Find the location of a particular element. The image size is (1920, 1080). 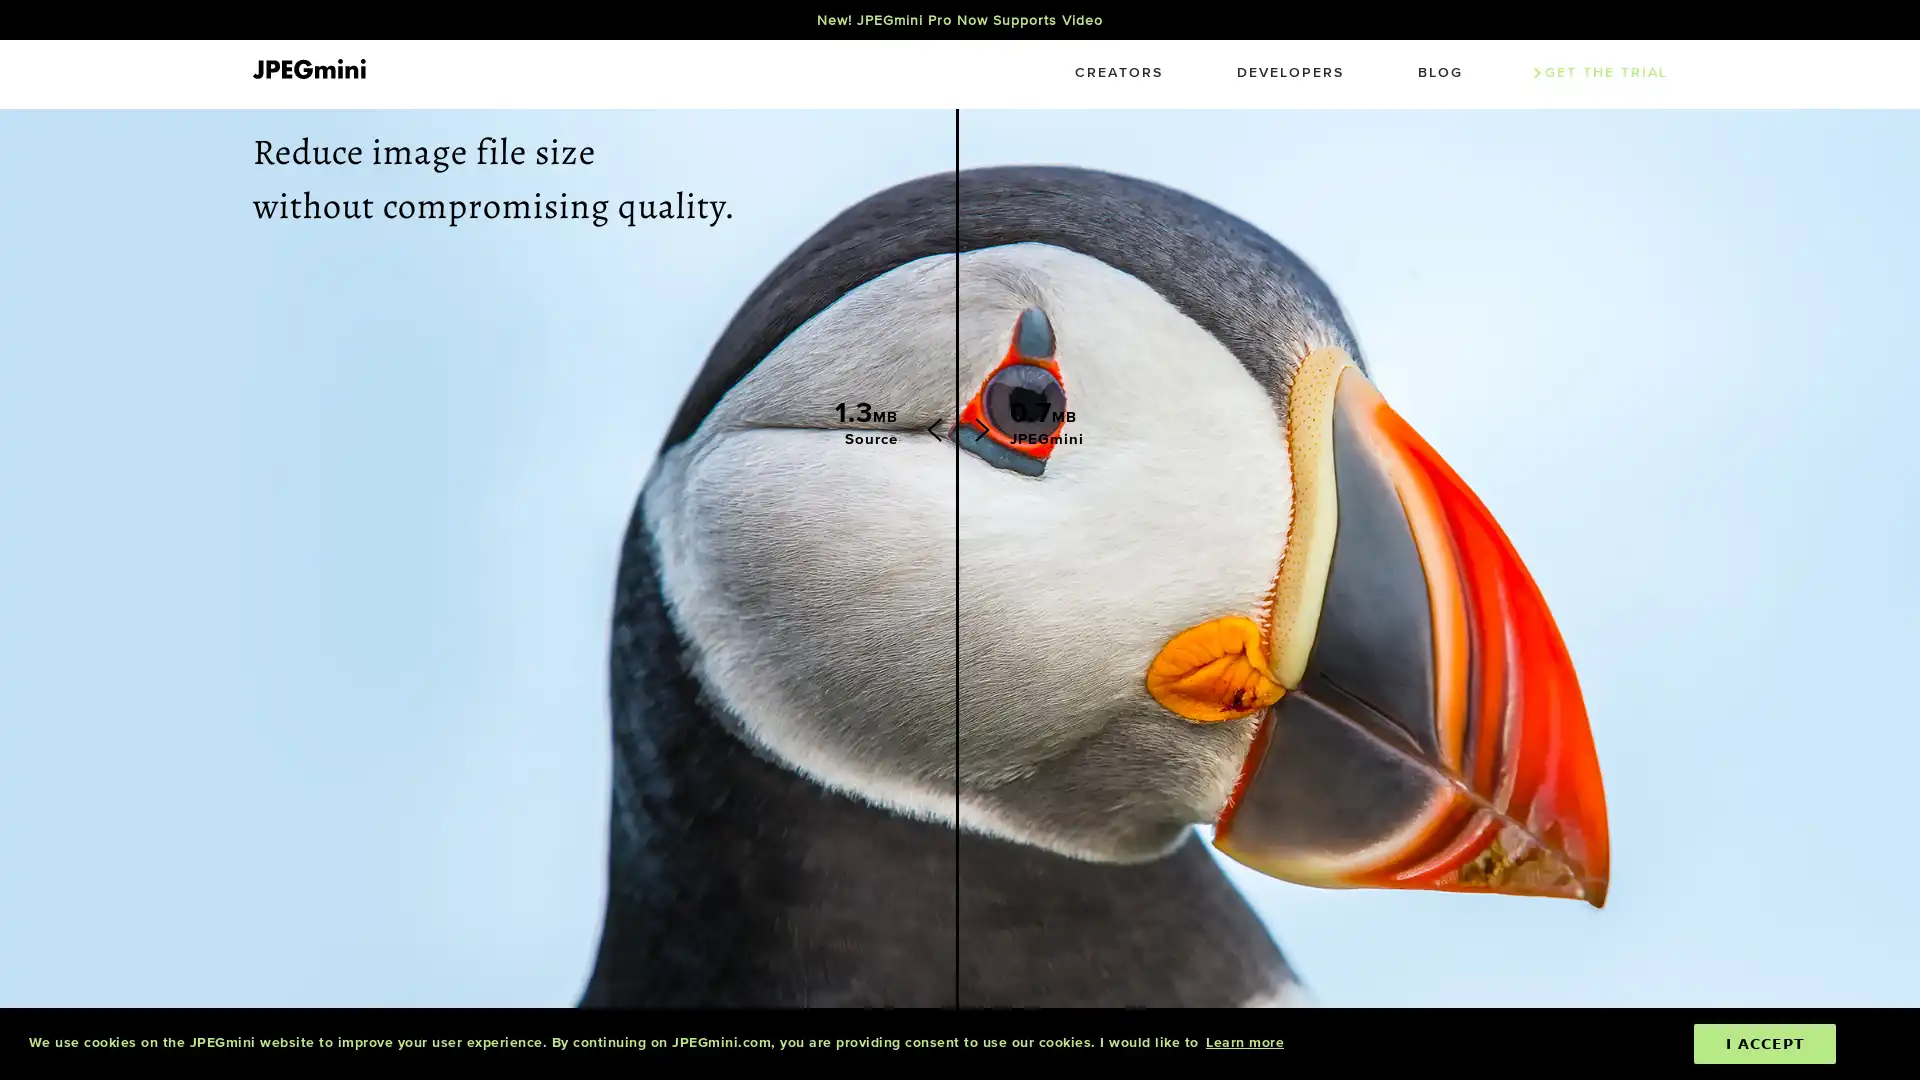

learn more about cookies is located at coordinates (1243, 1042).